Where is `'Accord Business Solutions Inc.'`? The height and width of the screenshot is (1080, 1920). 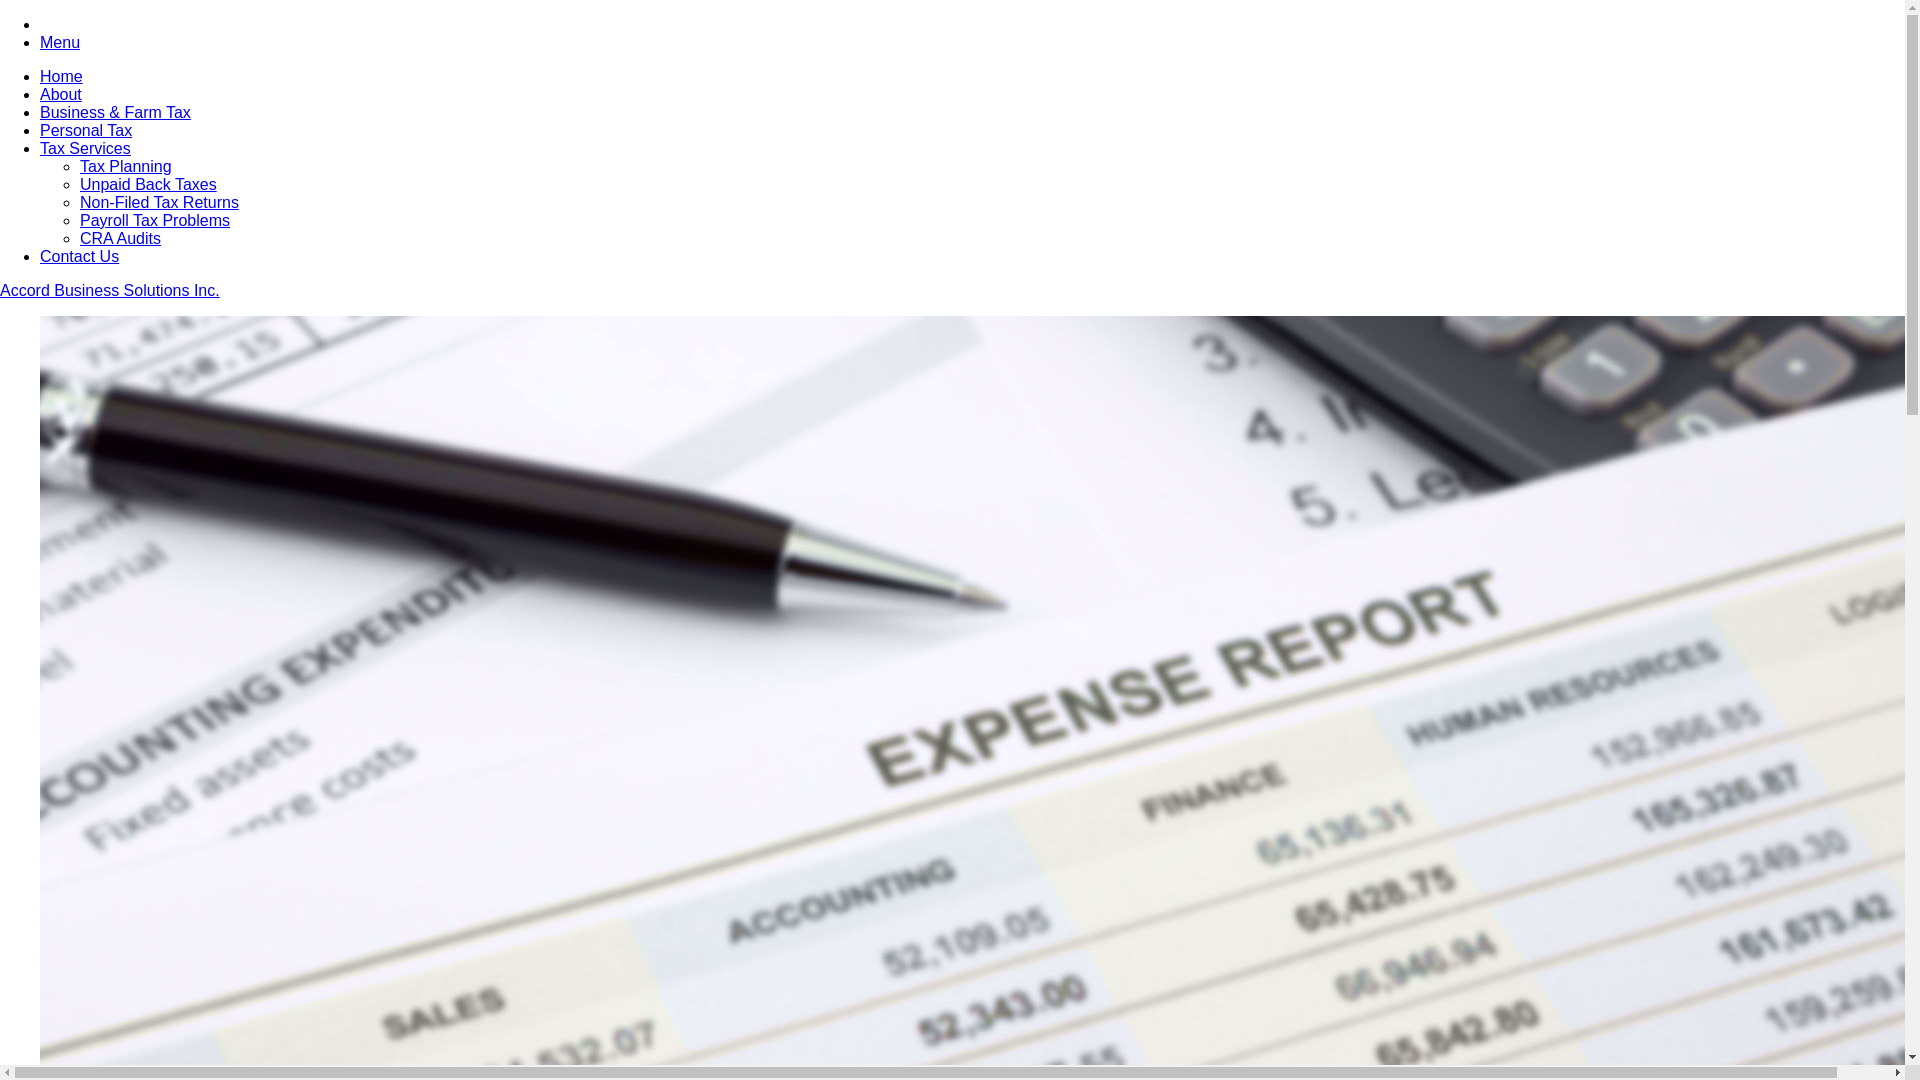 'Accord Business Solutions Inc.' is located at coordinates (0, 290).